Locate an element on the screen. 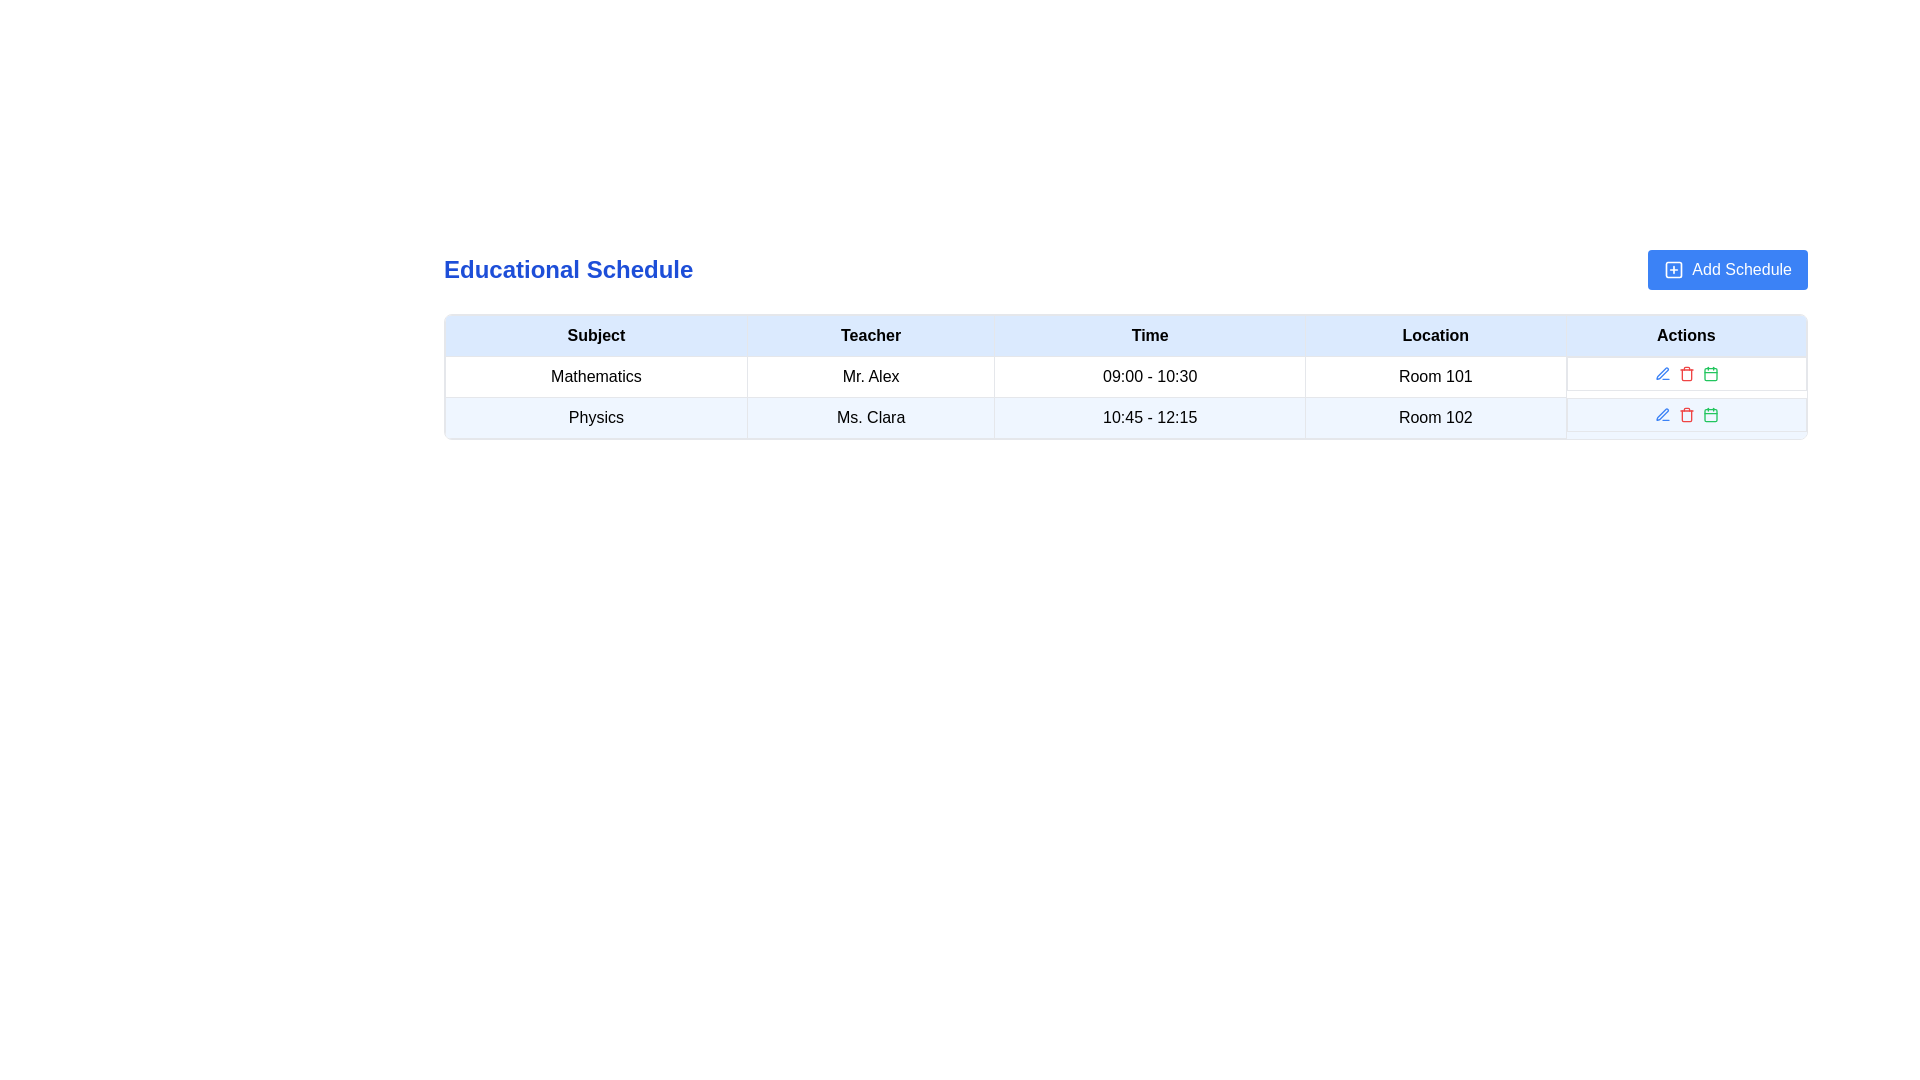  the text label in the second column header of the table, which indicates the teacher assigned to specific subjects is located at coordinates (871, 334).